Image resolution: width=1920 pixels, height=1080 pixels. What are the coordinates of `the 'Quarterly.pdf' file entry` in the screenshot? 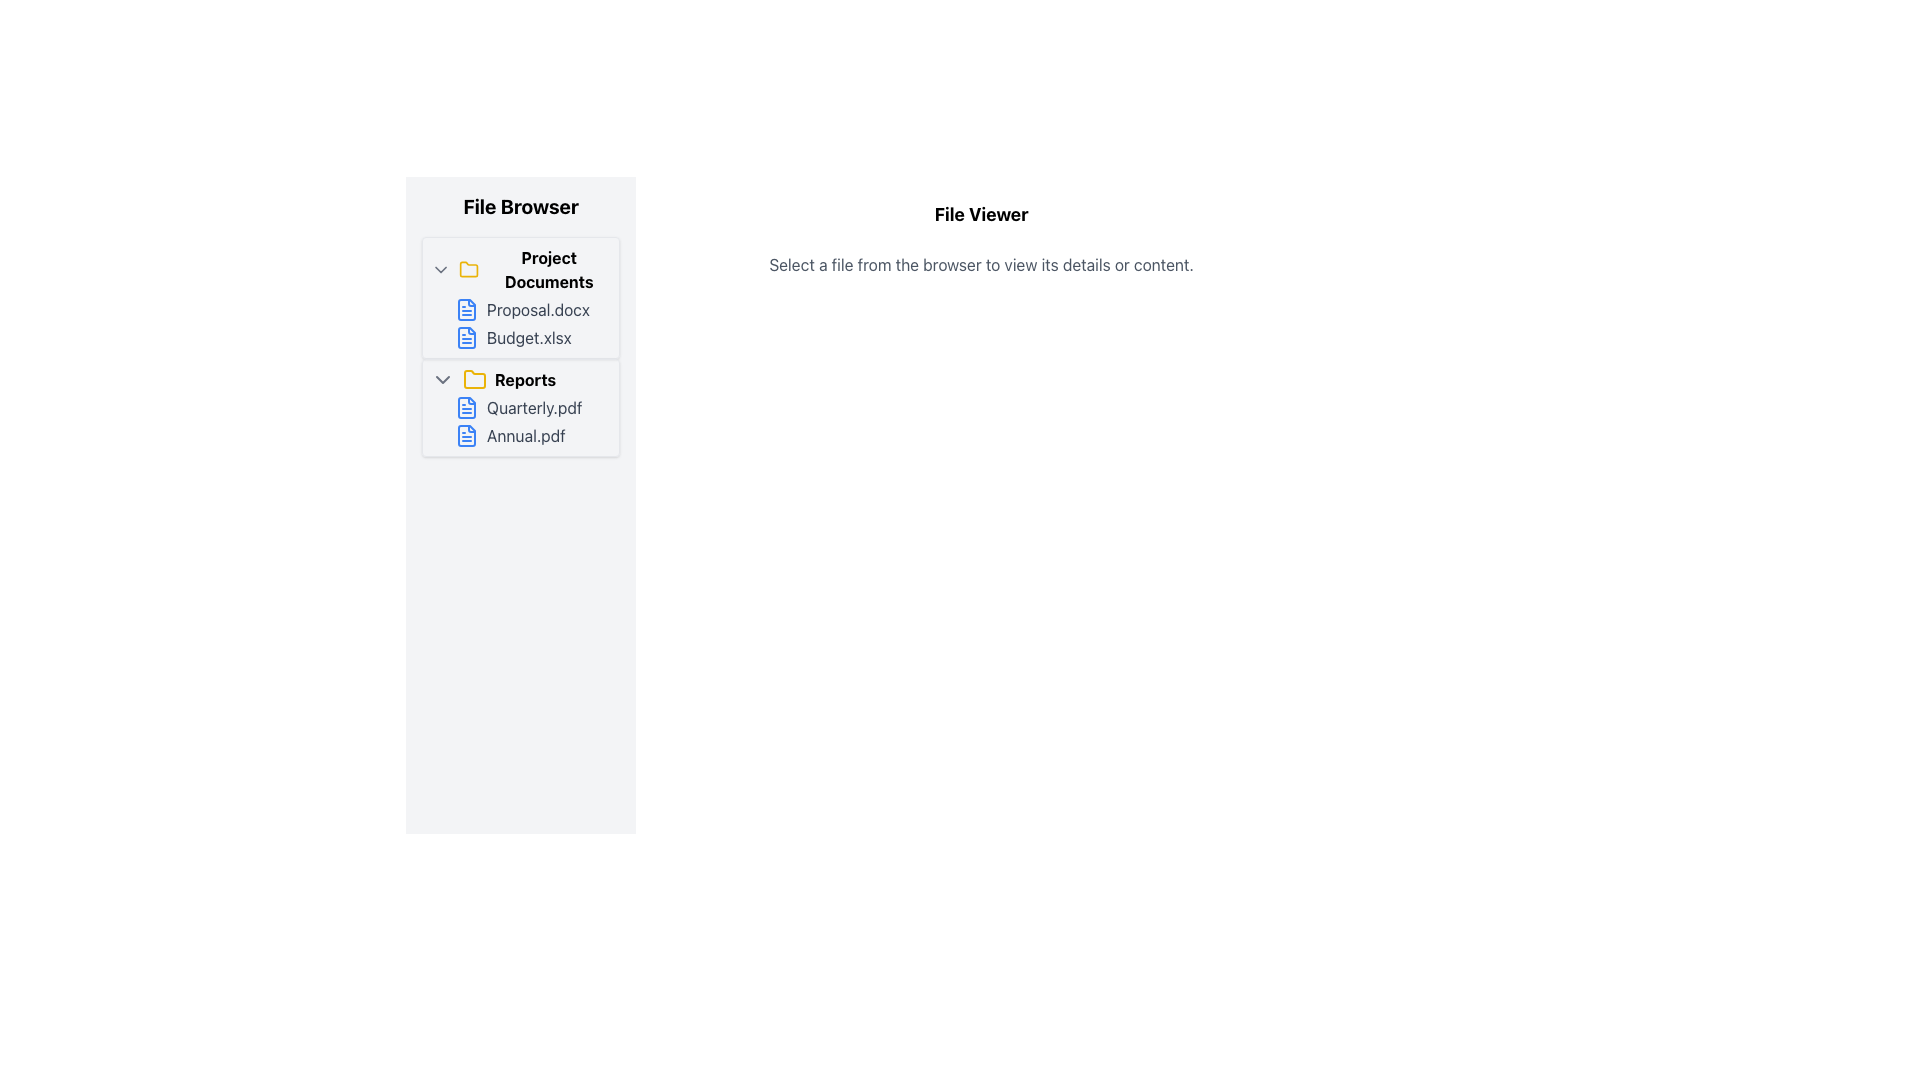 It's located at (533, 407).